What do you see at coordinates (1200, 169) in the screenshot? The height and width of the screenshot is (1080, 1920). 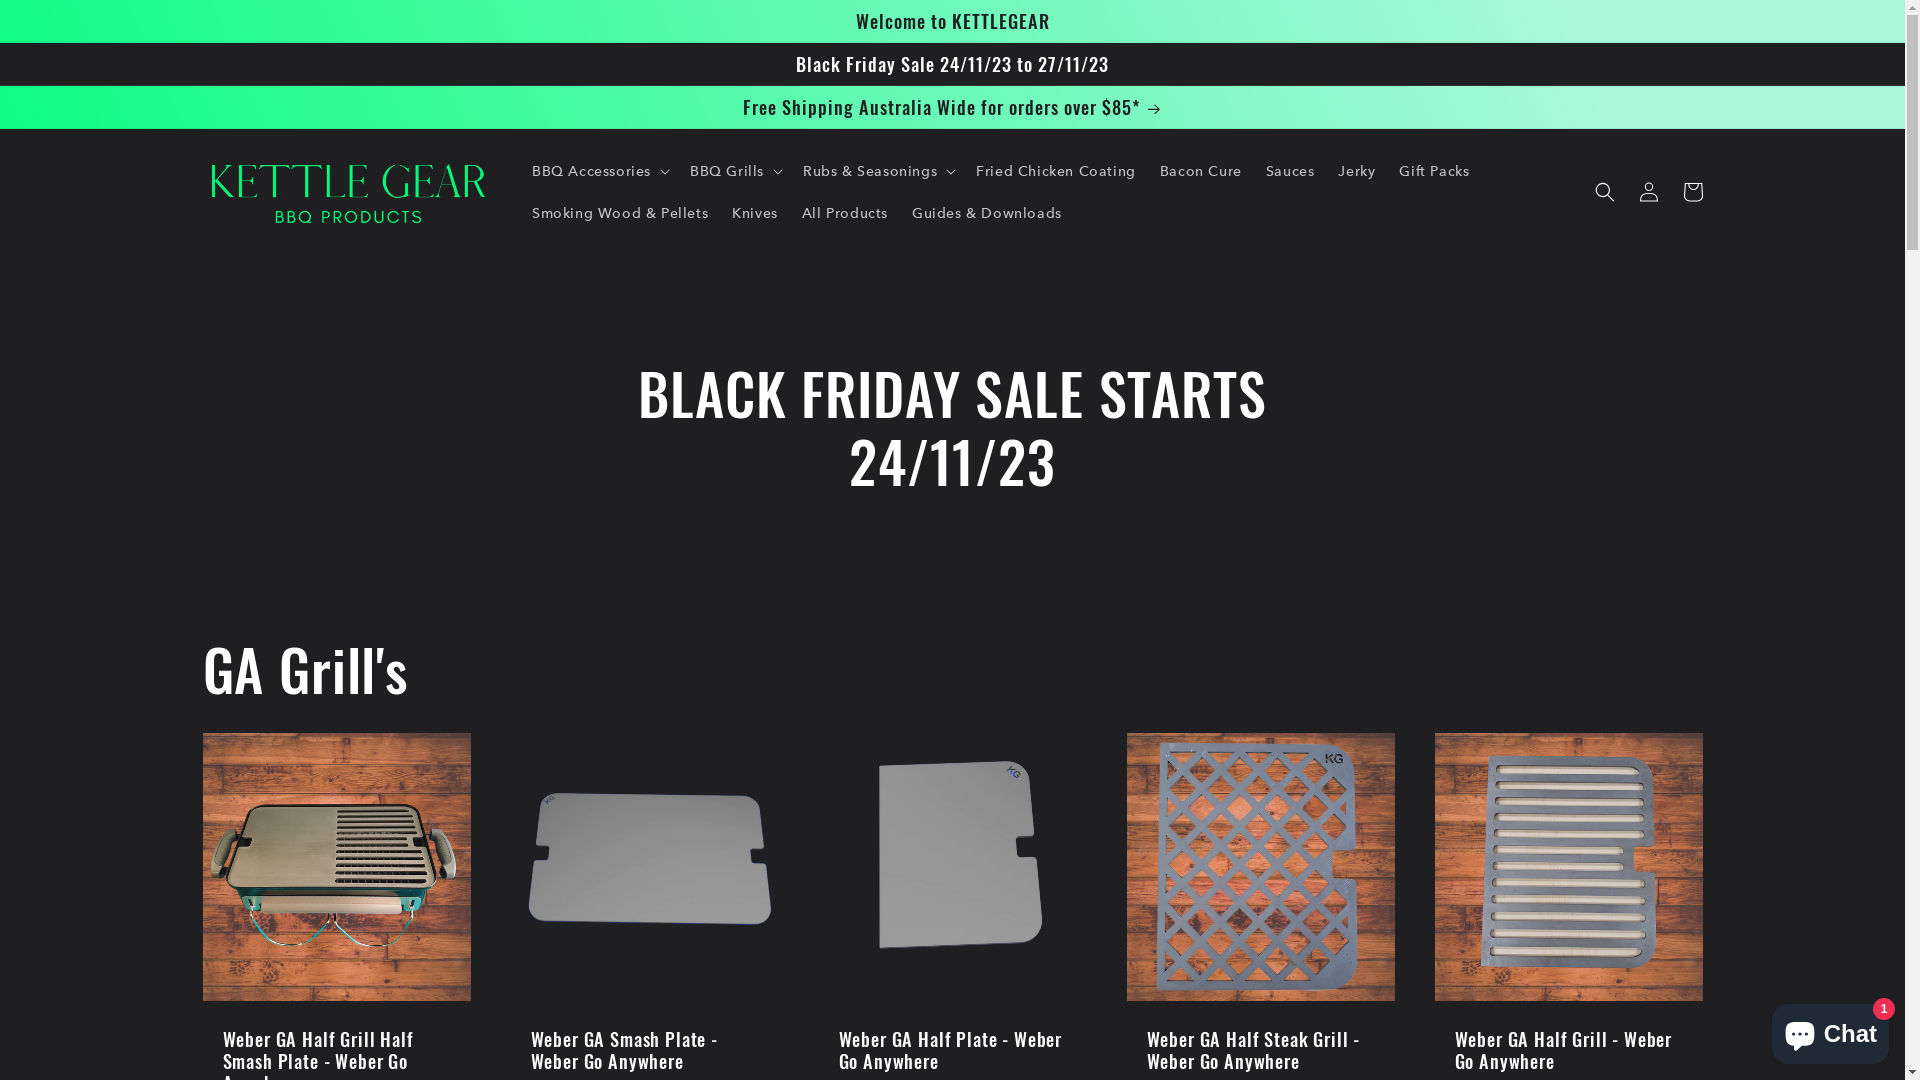 I see `'Bacon Cure'` at bounding box center [1200, 169].